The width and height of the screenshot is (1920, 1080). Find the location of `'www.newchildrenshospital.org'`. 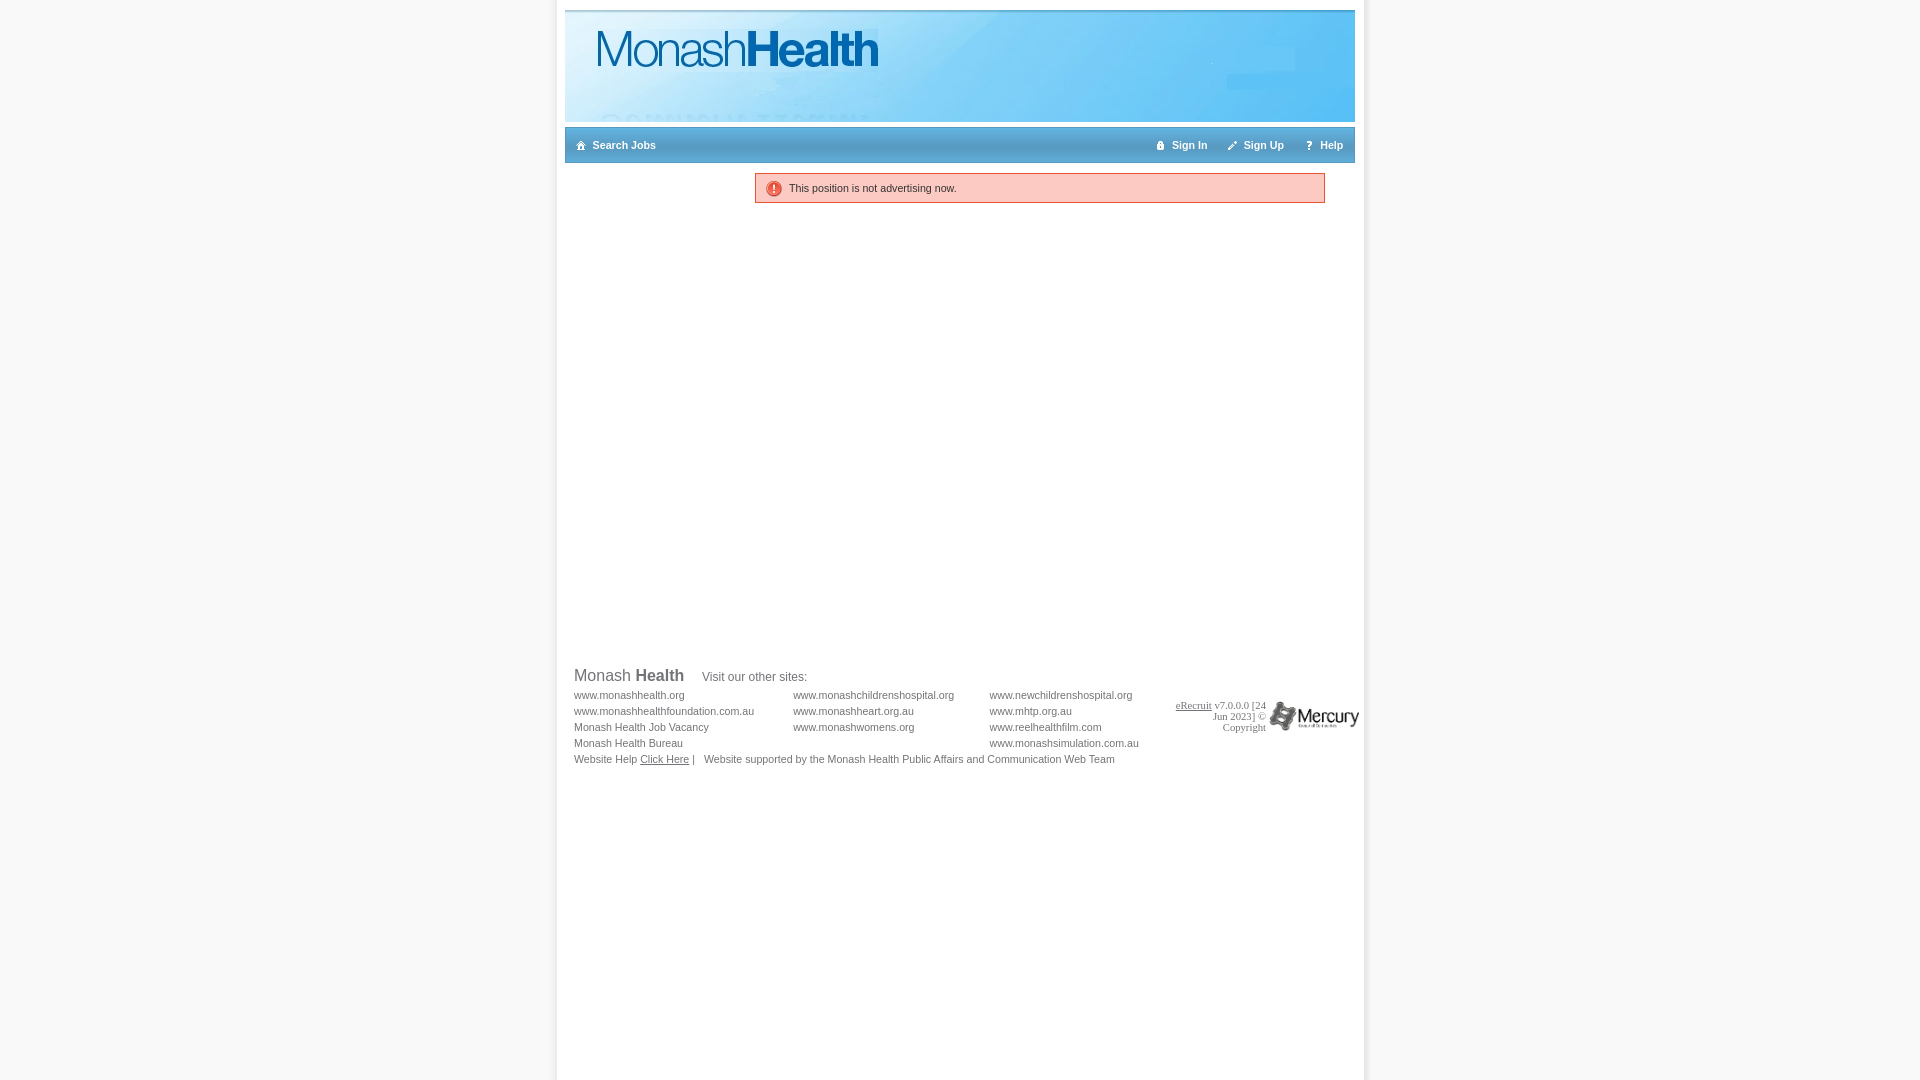

'www.newchildrenshospital.org' is located at coordinates (989, 693).